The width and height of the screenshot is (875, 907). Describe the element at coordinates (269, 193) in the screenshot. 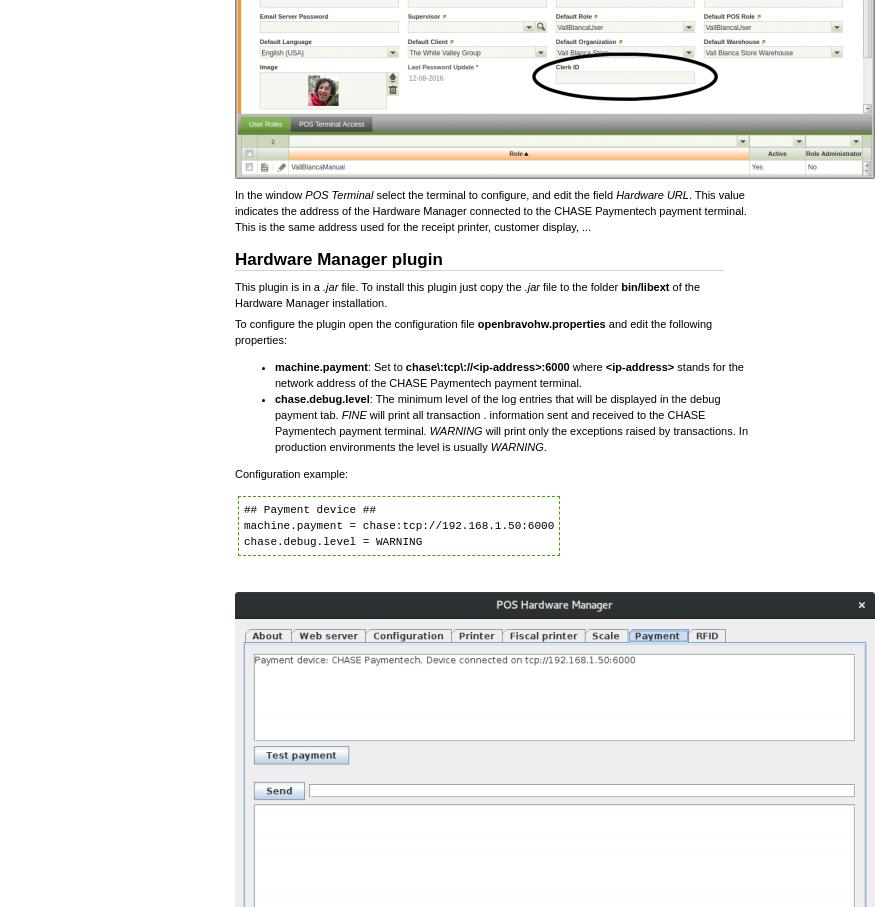

I see `'In the window'` at that location.